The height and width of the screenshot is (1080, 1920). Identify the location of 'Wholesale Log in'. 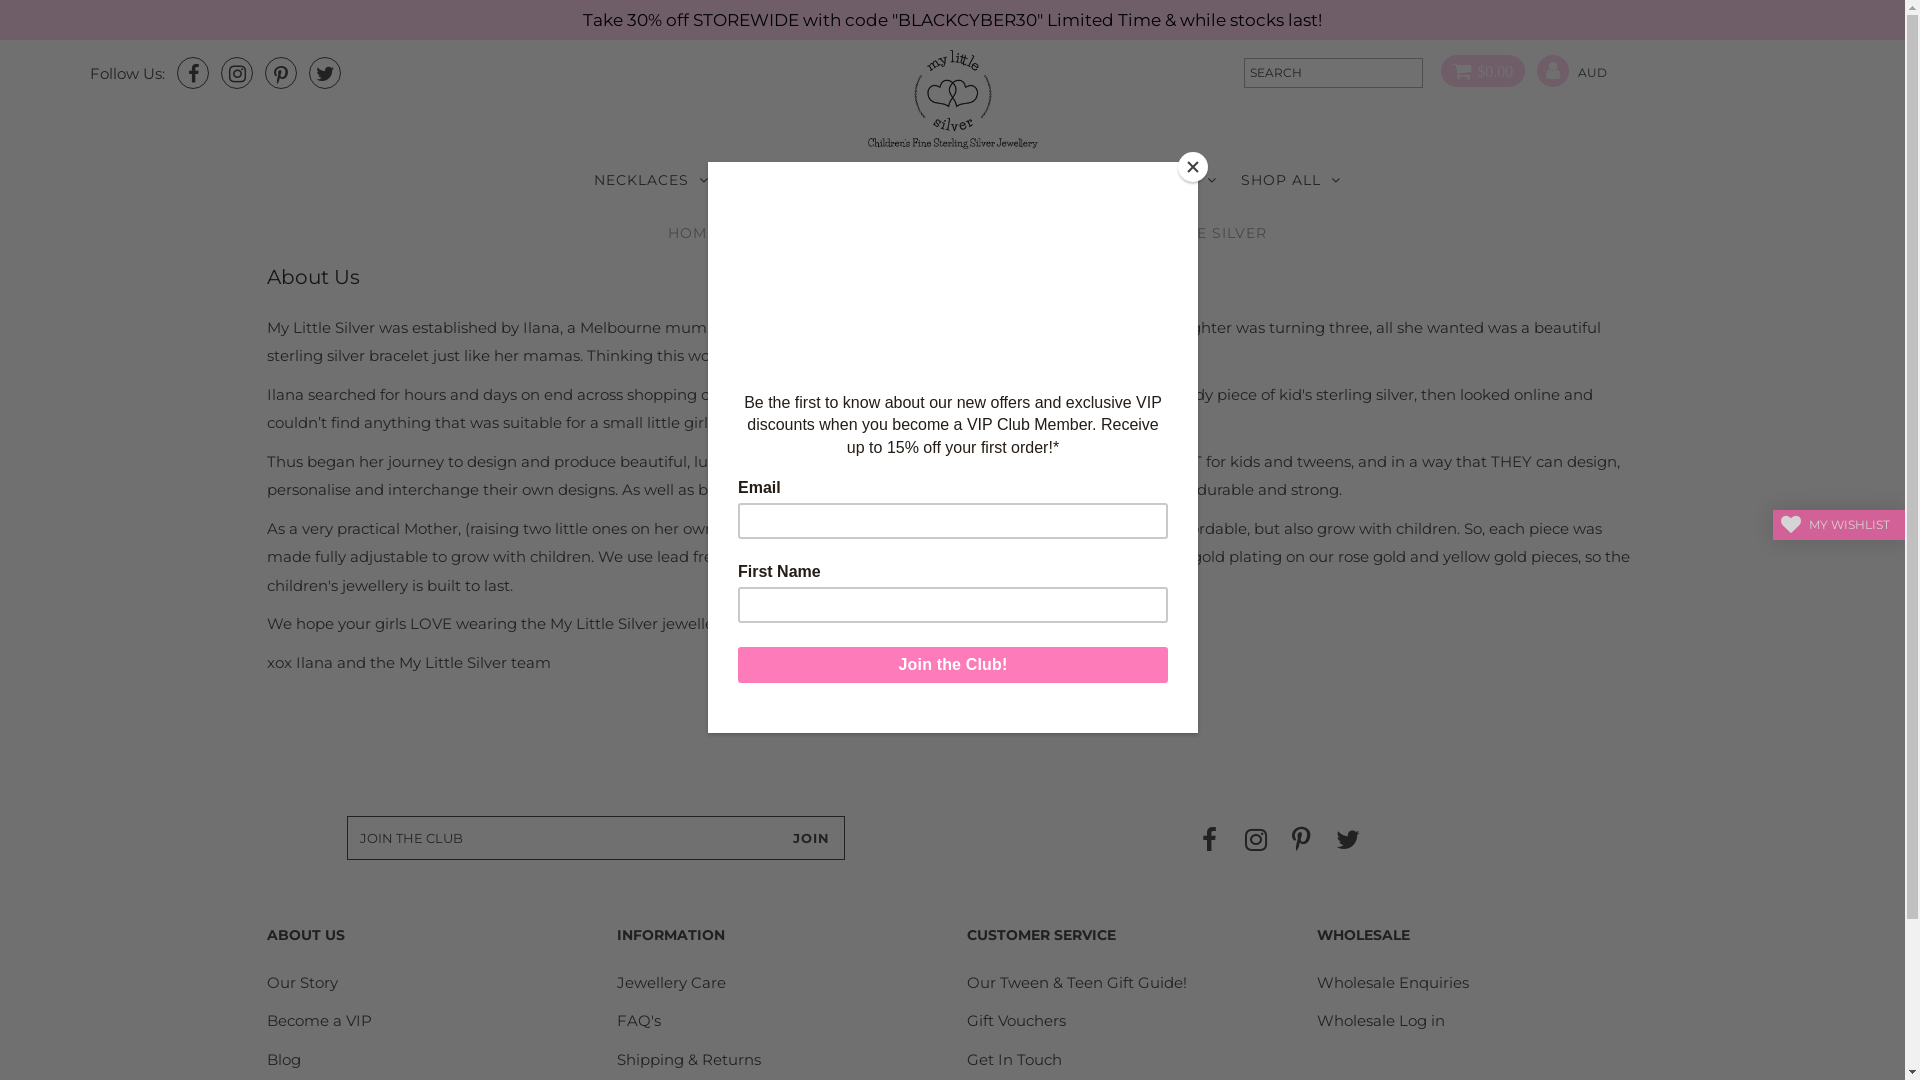
(1380, 1020).